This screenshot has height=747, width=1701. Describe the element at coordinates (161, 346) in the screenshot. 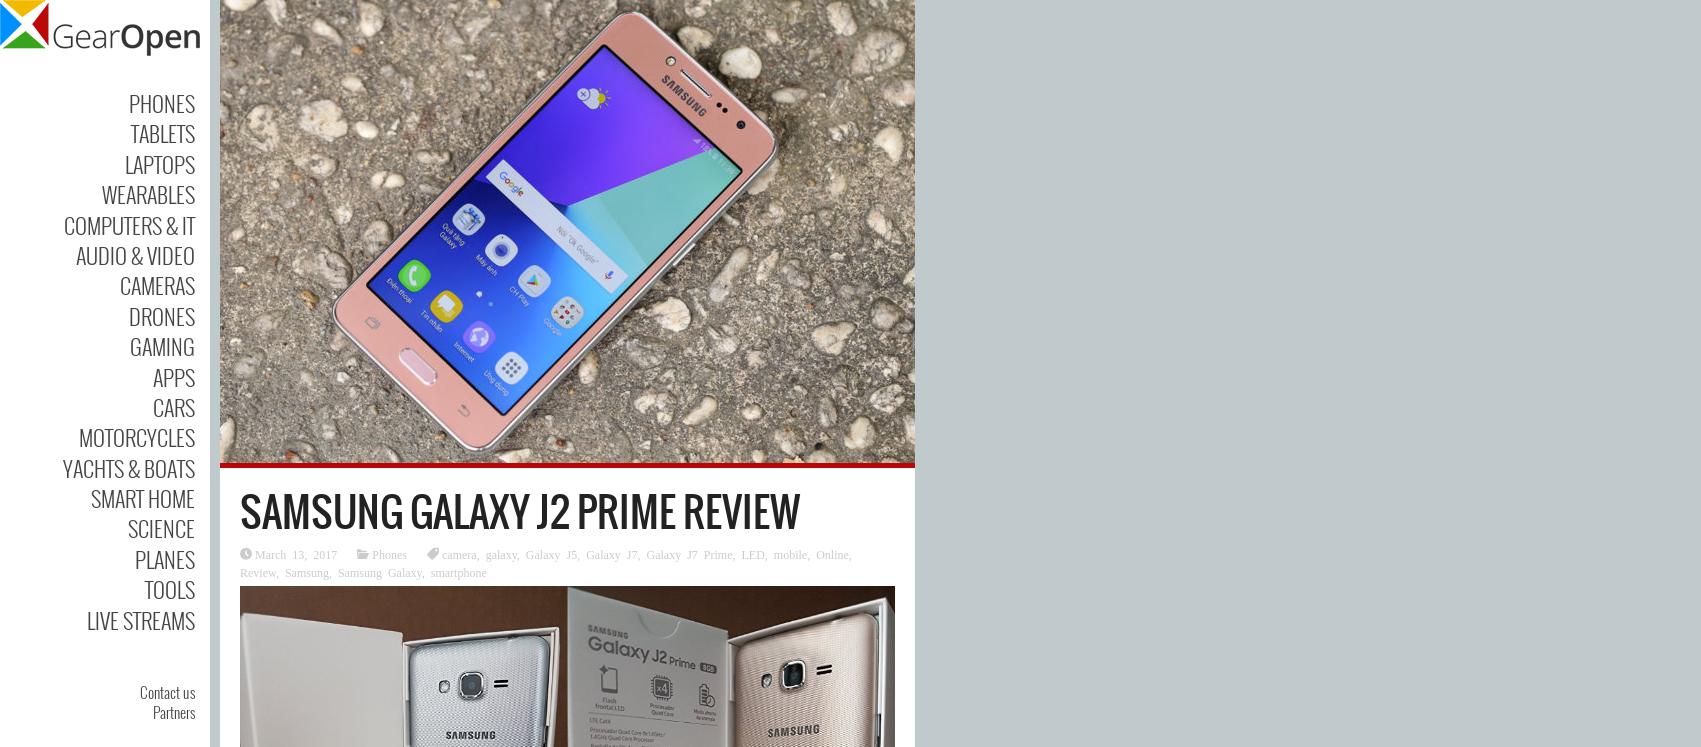

I see `'Gaming'` at that location.